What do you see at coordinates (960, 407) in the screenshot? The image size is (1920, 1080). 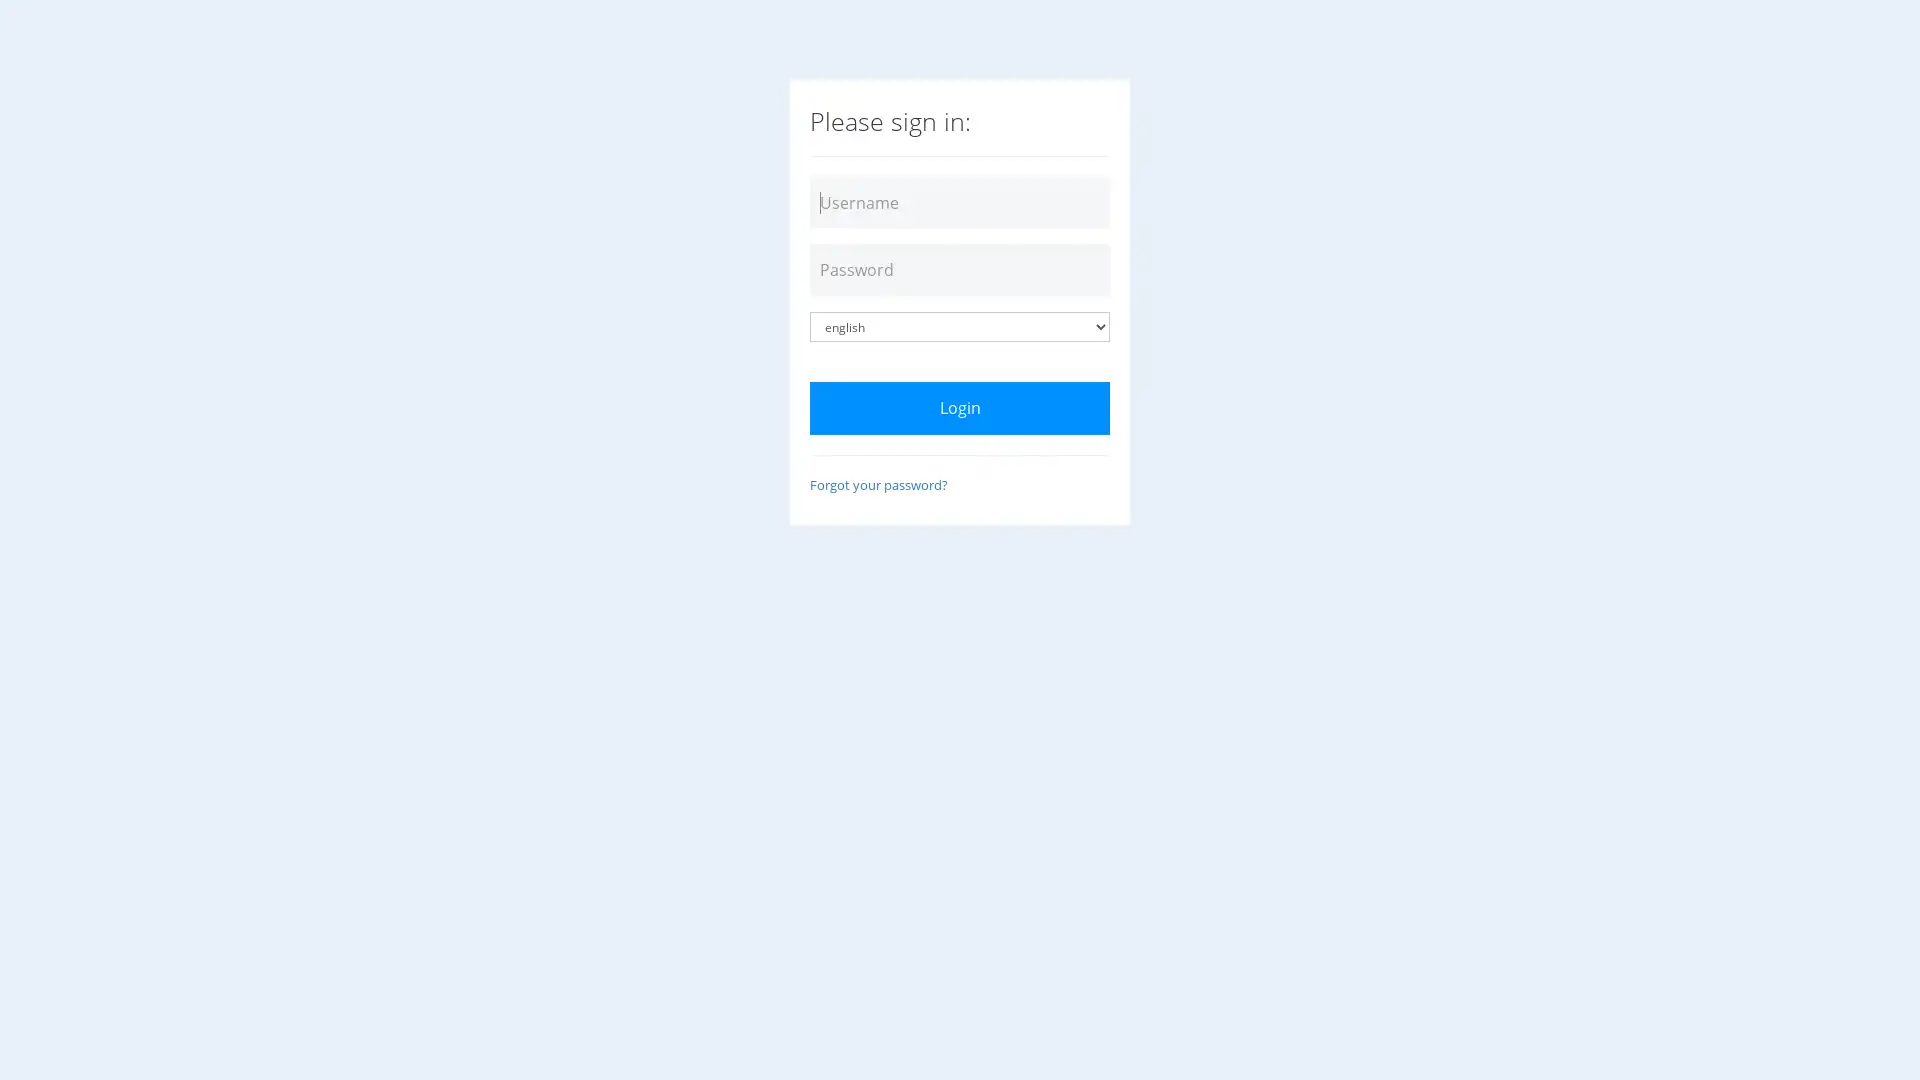 I see `Login` at bounding box center [960, 407].